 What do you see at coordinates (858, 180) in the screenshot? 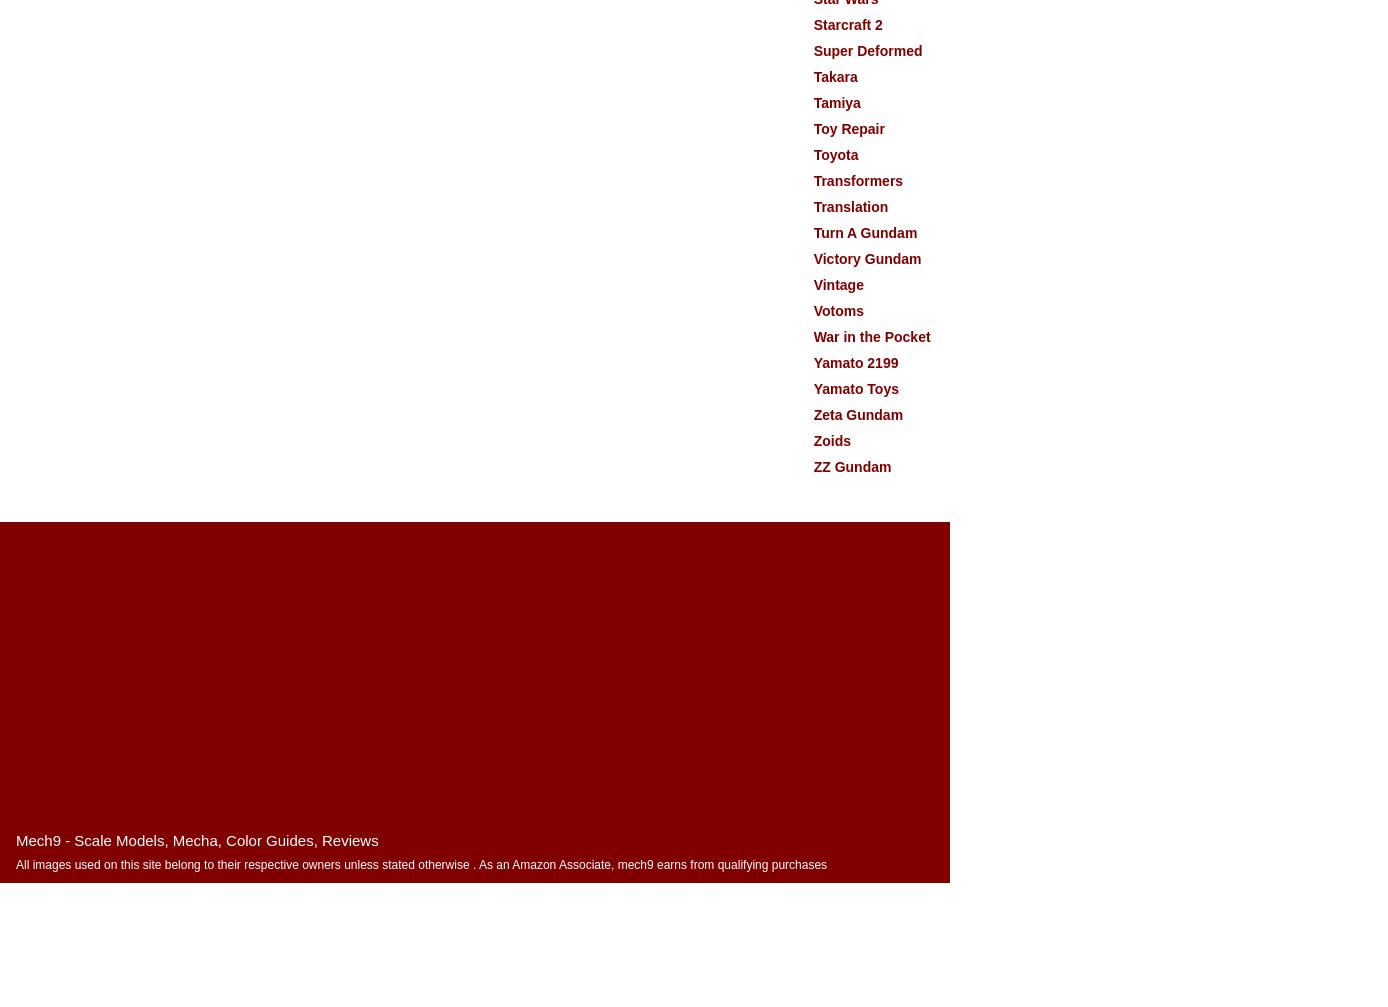
I see `'Transformers'` at bounding box center [858, 180].